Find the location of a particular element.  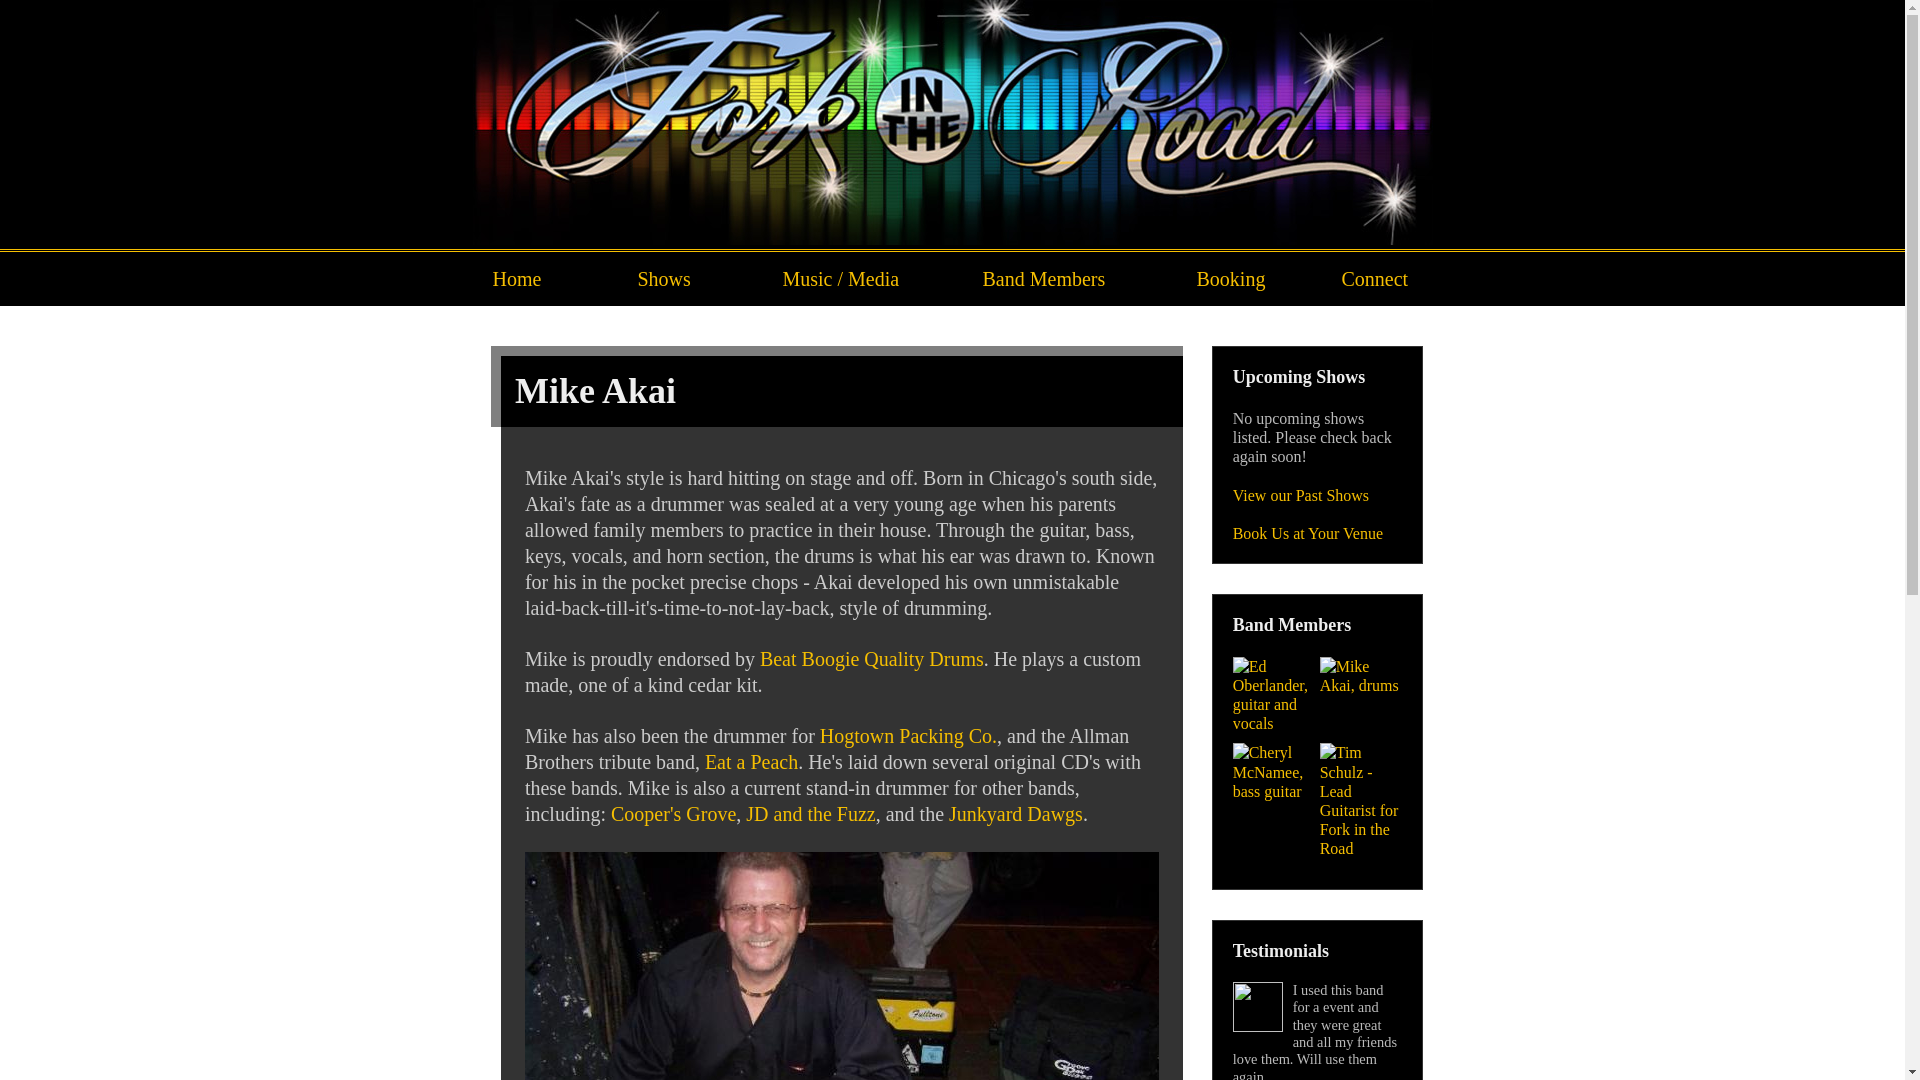

'Cooper's Grove' is located at coordinates (673, 813).